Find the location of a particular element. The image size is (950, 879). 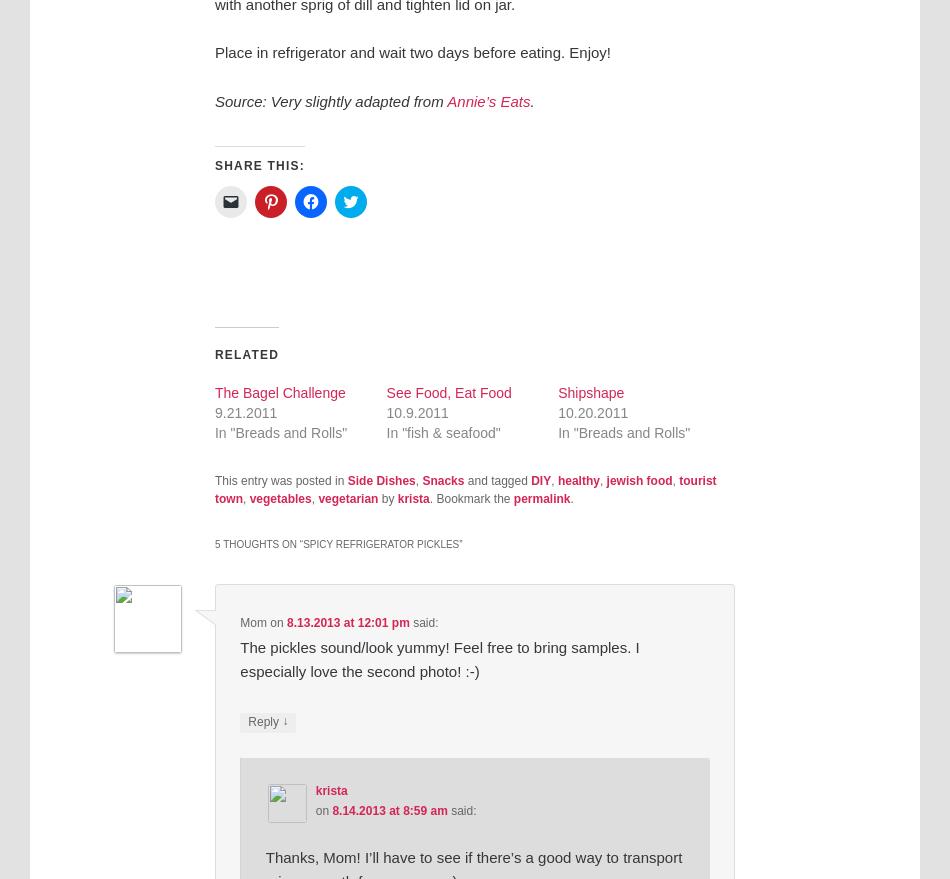

'Annie’s Eats' is located at coordinates (488, 100).